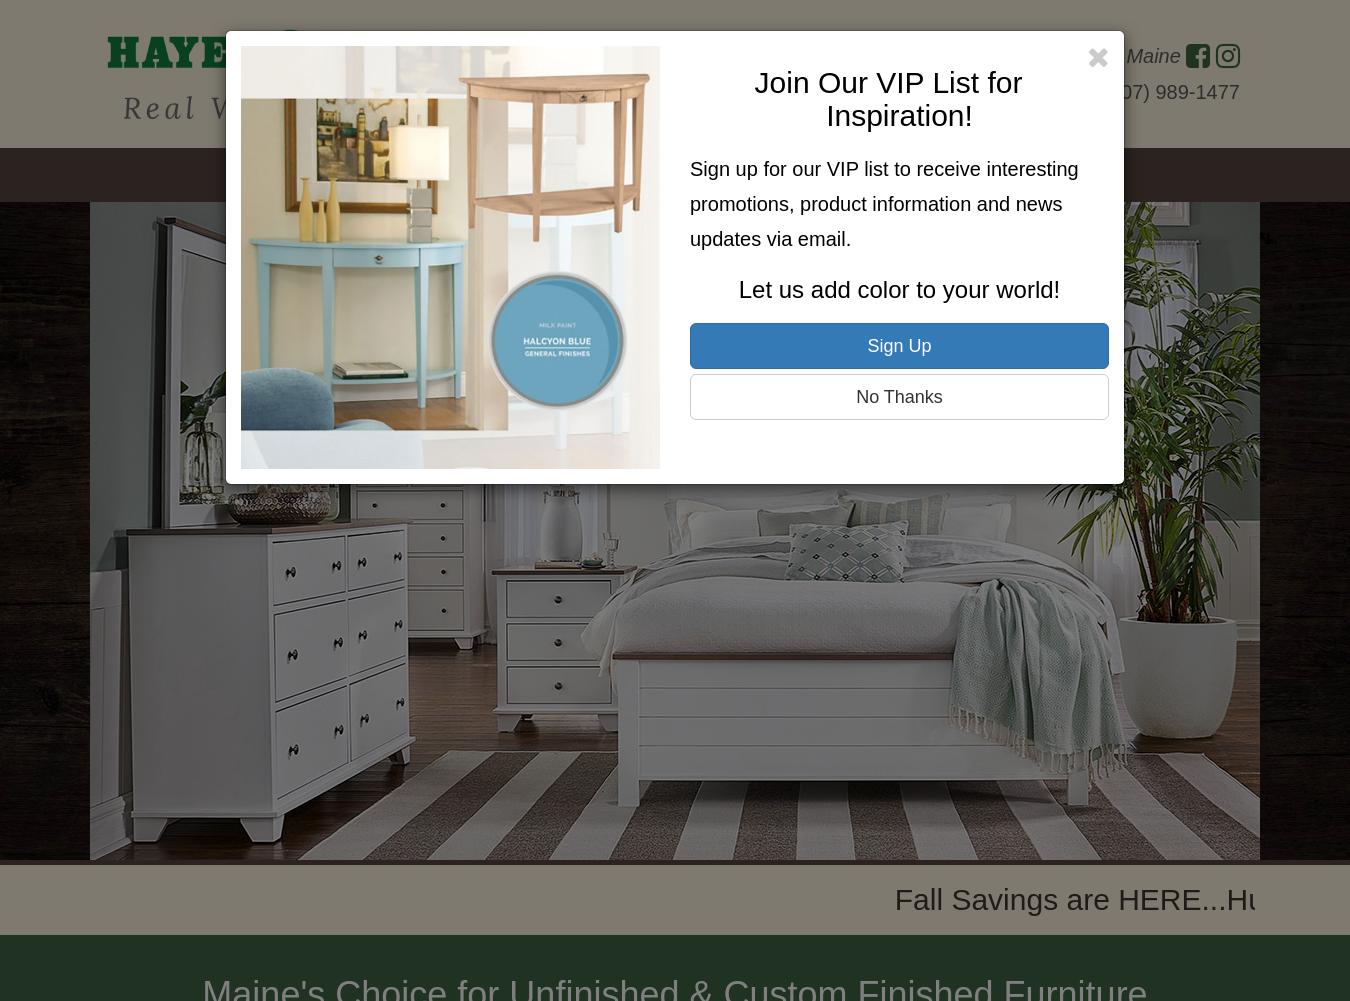 This screenshot has width=1350, height=1001. I want to click on 'Videos', so click(916, 175).